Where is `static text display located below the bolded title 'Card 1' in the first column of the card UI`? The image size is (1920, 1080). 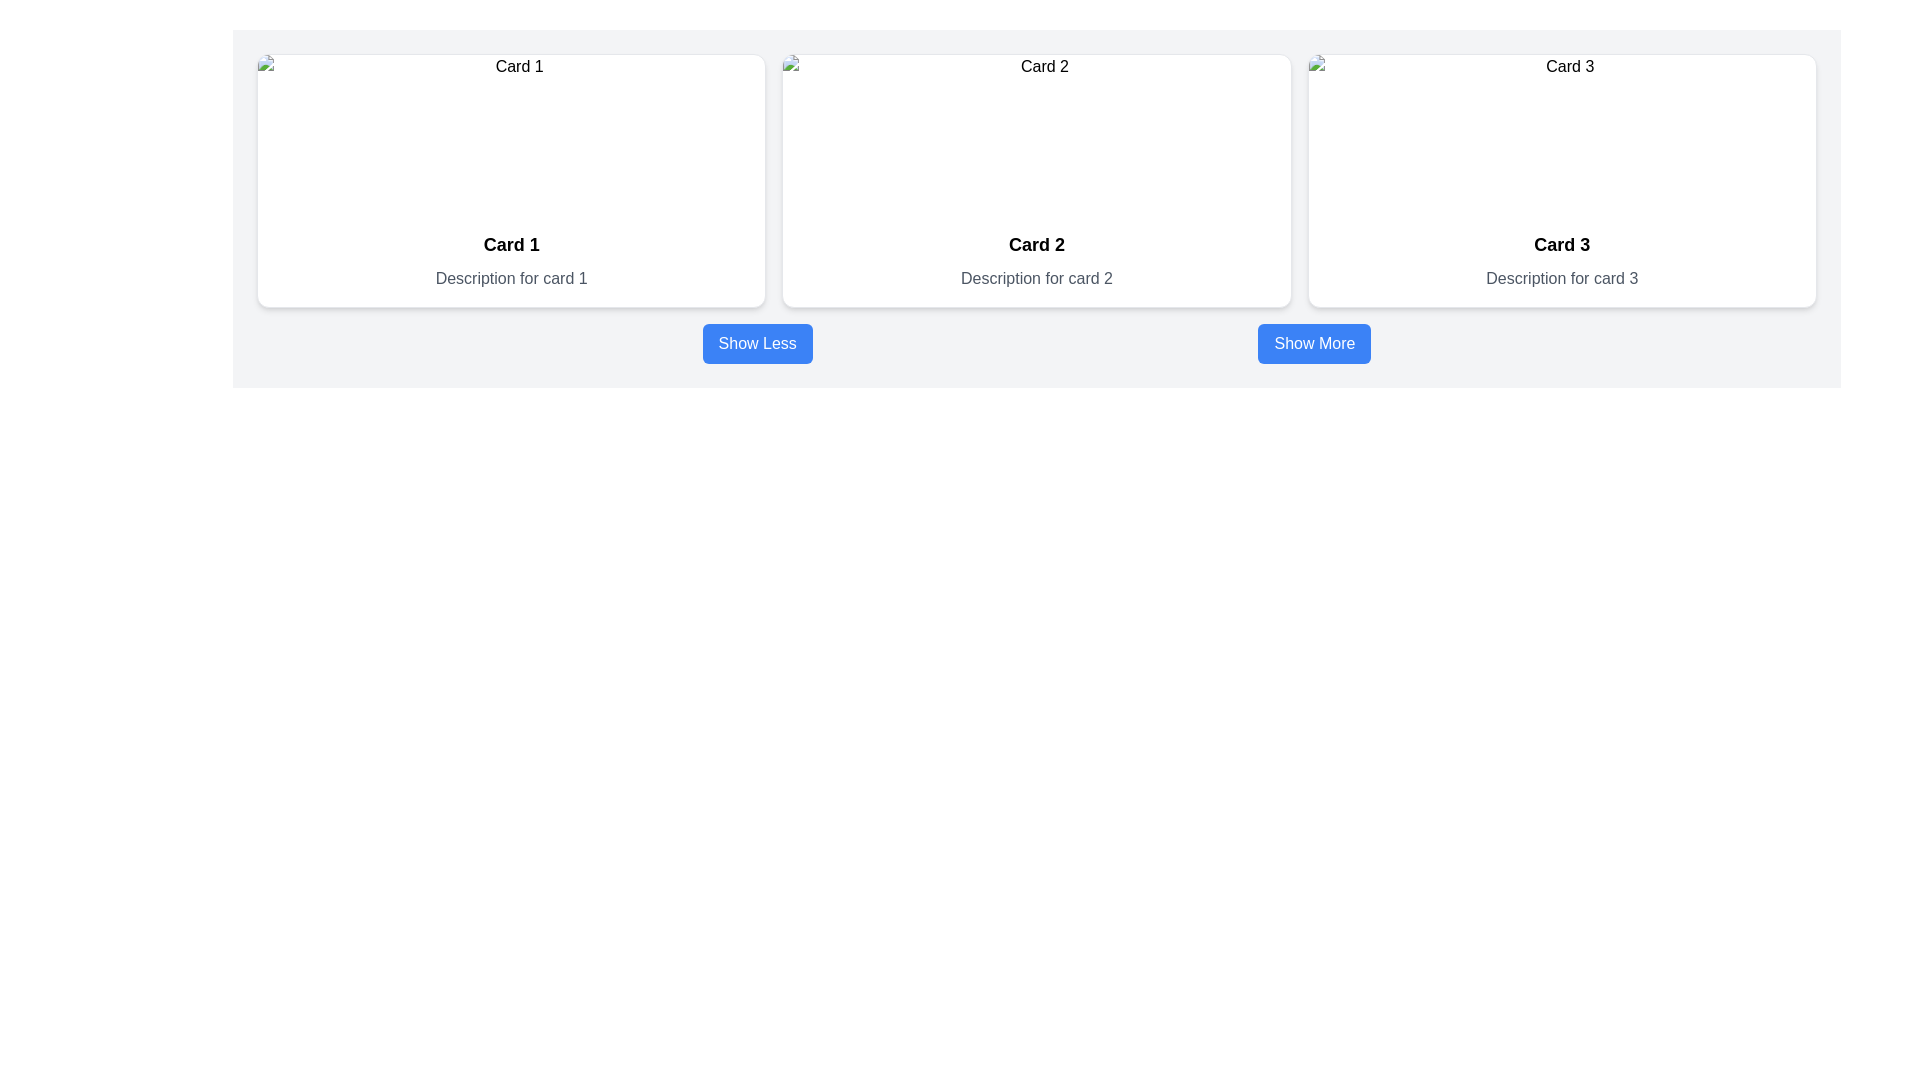 static text display located below the bolded title 'Card 1' in the first column of the card UI is located at coordinates (511, 278).